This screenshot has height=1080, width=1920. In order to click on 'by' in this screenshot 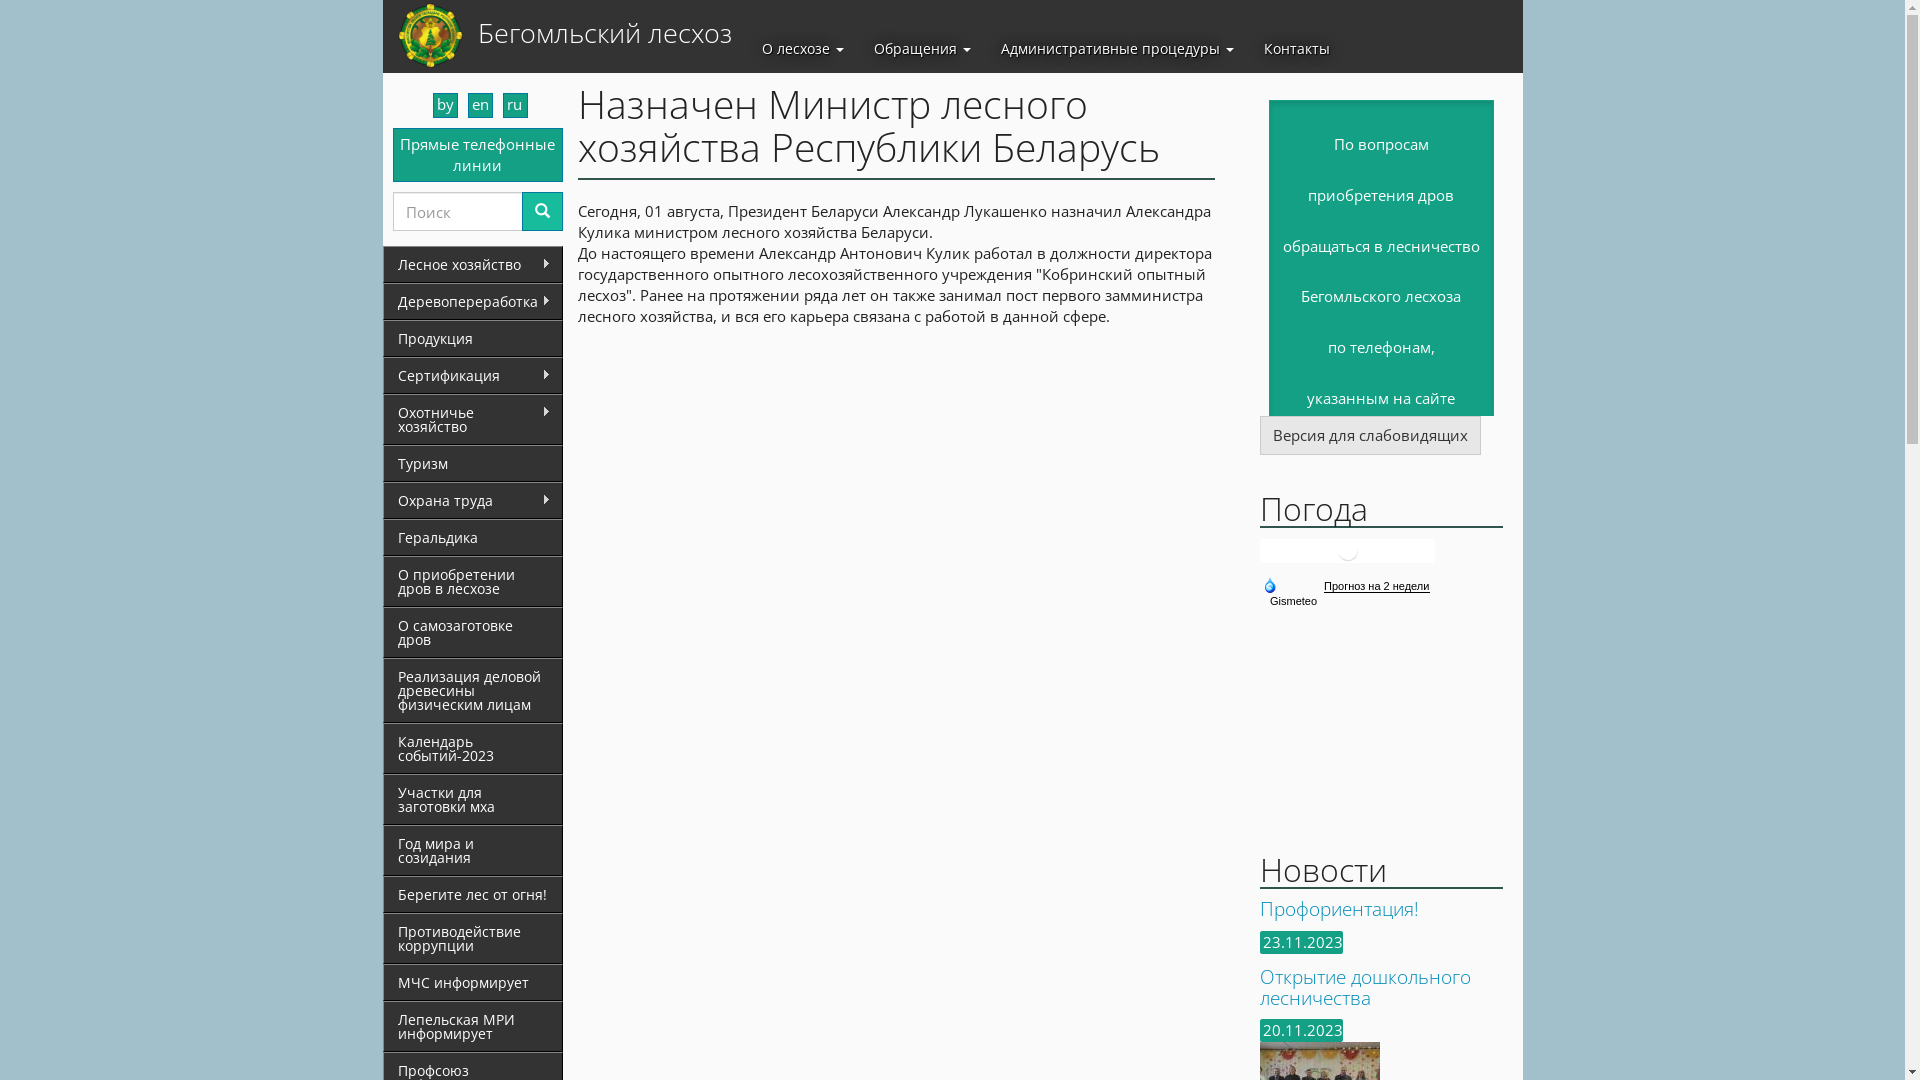, I will do `click(443, 104)`.